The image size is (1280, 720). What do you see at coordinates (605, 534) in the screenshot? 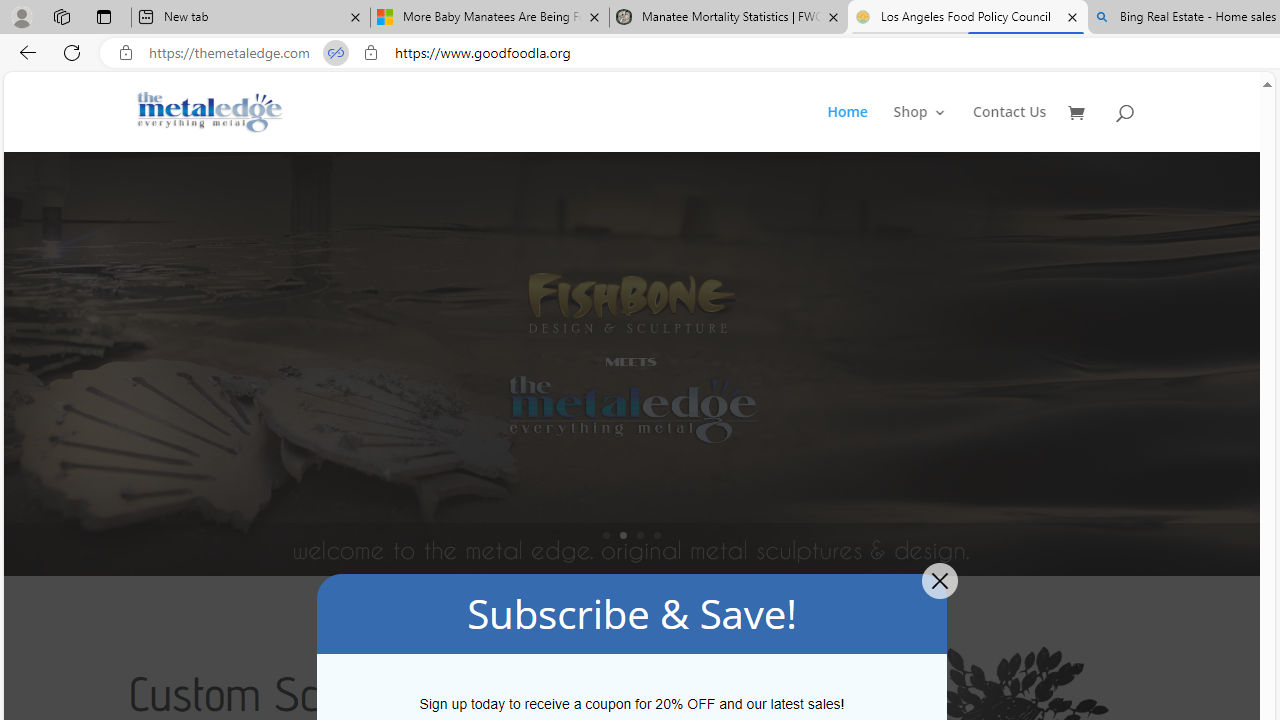
I see `'1'` at bounding box center [605, 534].